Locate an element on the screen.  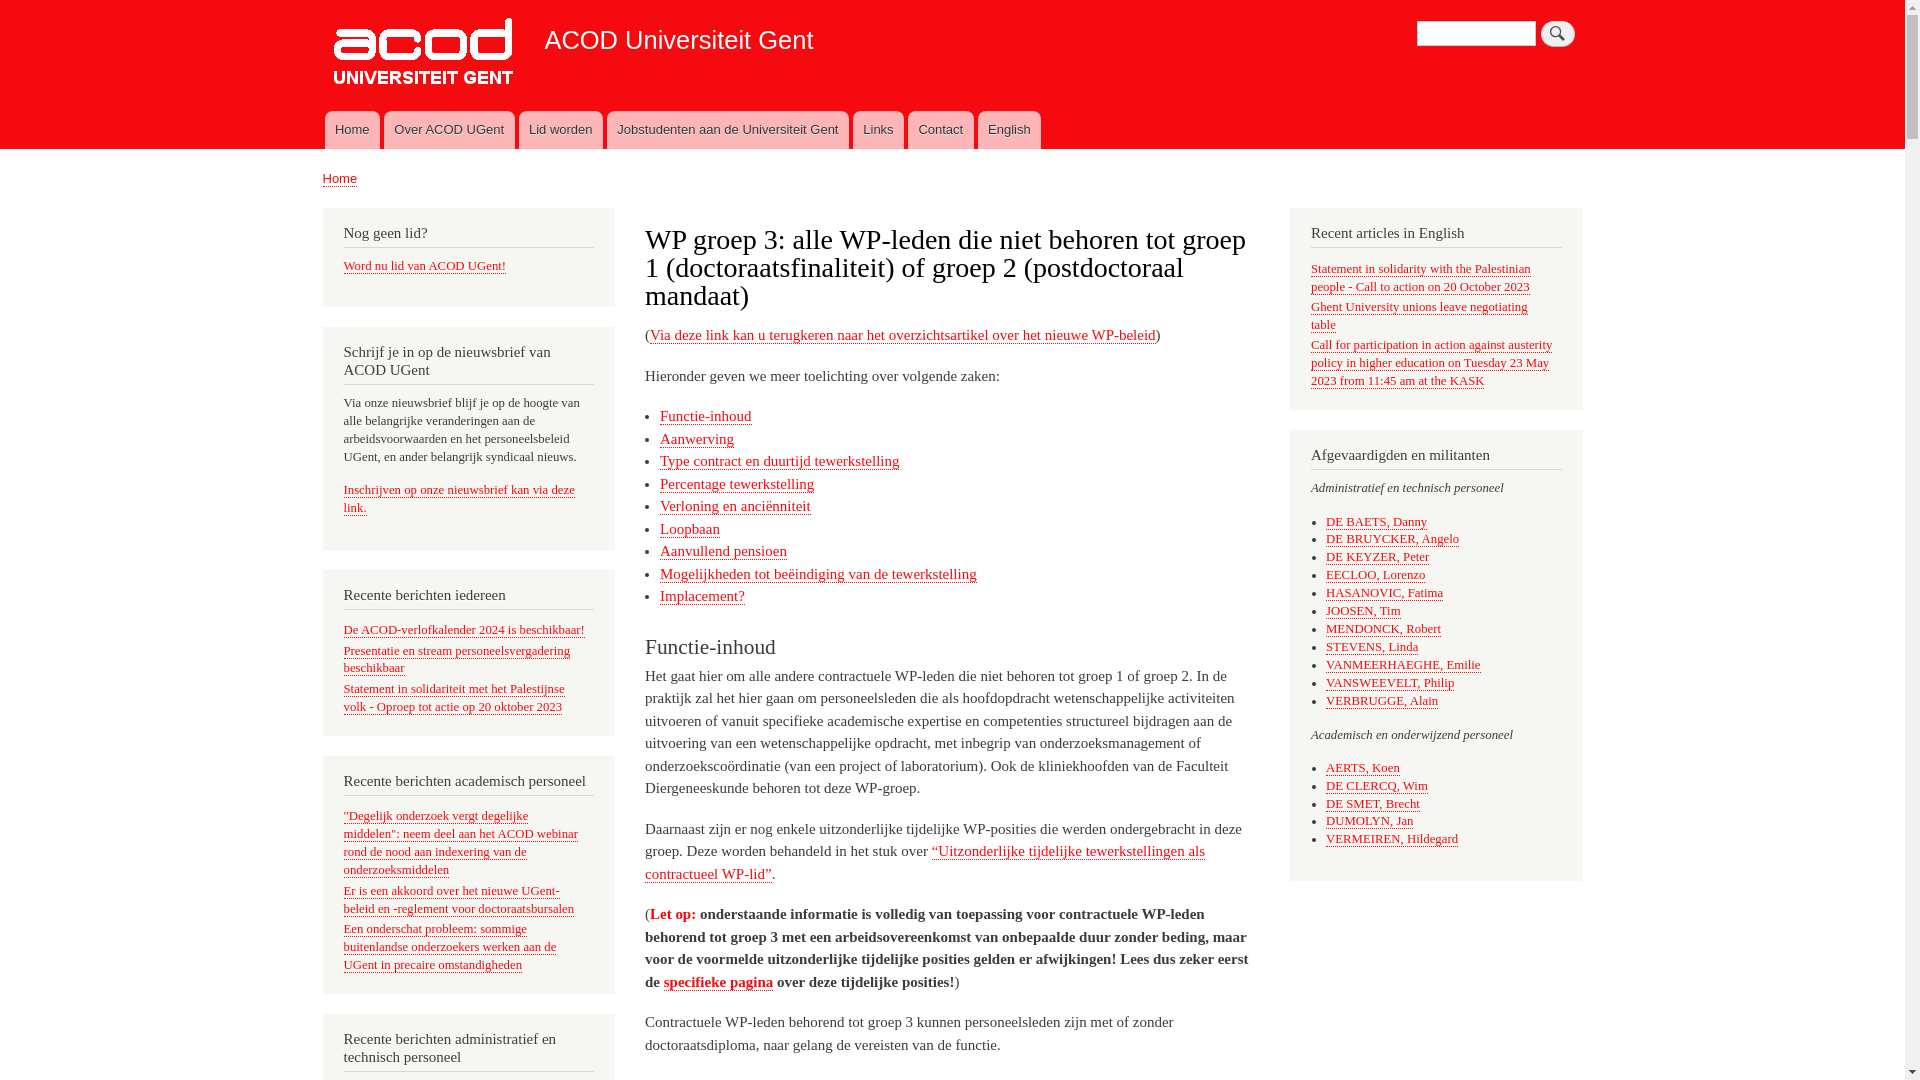
'VERBRUGGE, Alain' is located at coordinates (1381, 700).